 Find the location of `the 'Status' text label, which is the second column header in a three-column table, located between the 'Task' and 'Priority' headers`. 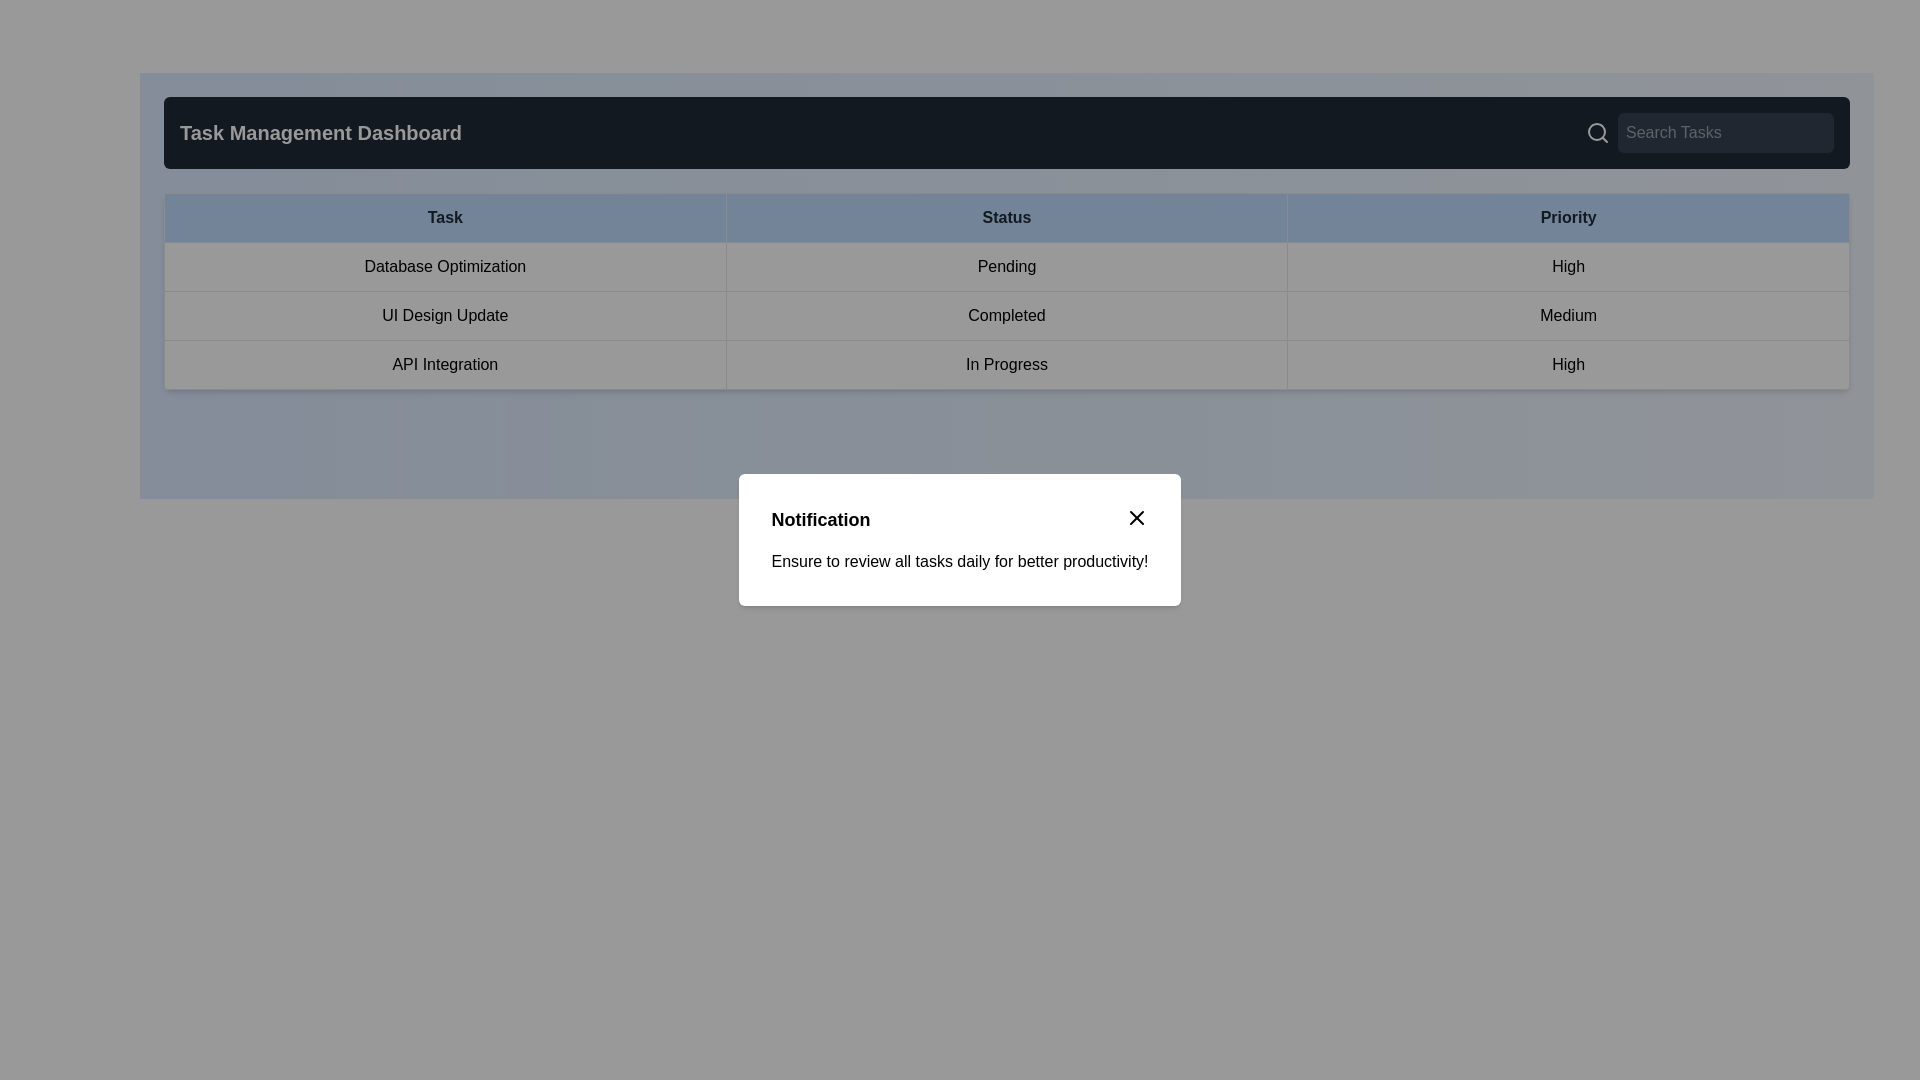

the 'Status' text label, which is the second column header in a three-column table, located between the 'Task' and 'Priority' headers is located at coordinates (1007, 218).